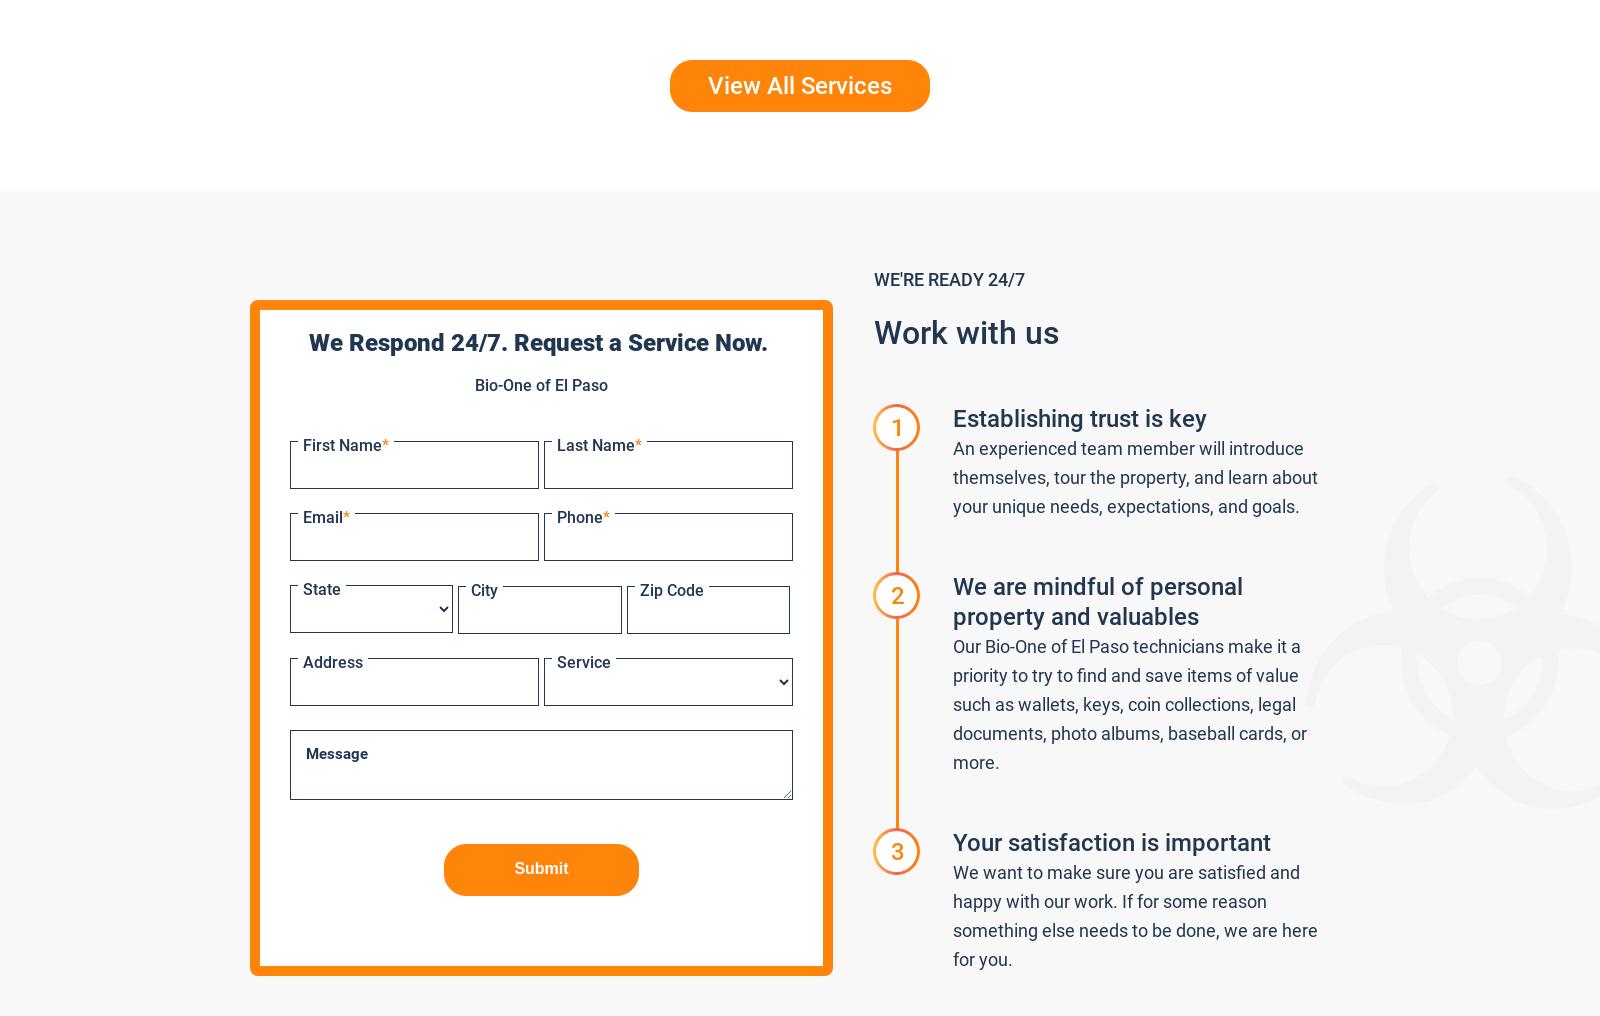 This screenshot has height=1016, width=1600. What do you see at coordinates (540, 343) in the screenshot?
I see `'We Respond 24/7. Request a Service Now.'` at bounding box center [540, 343].